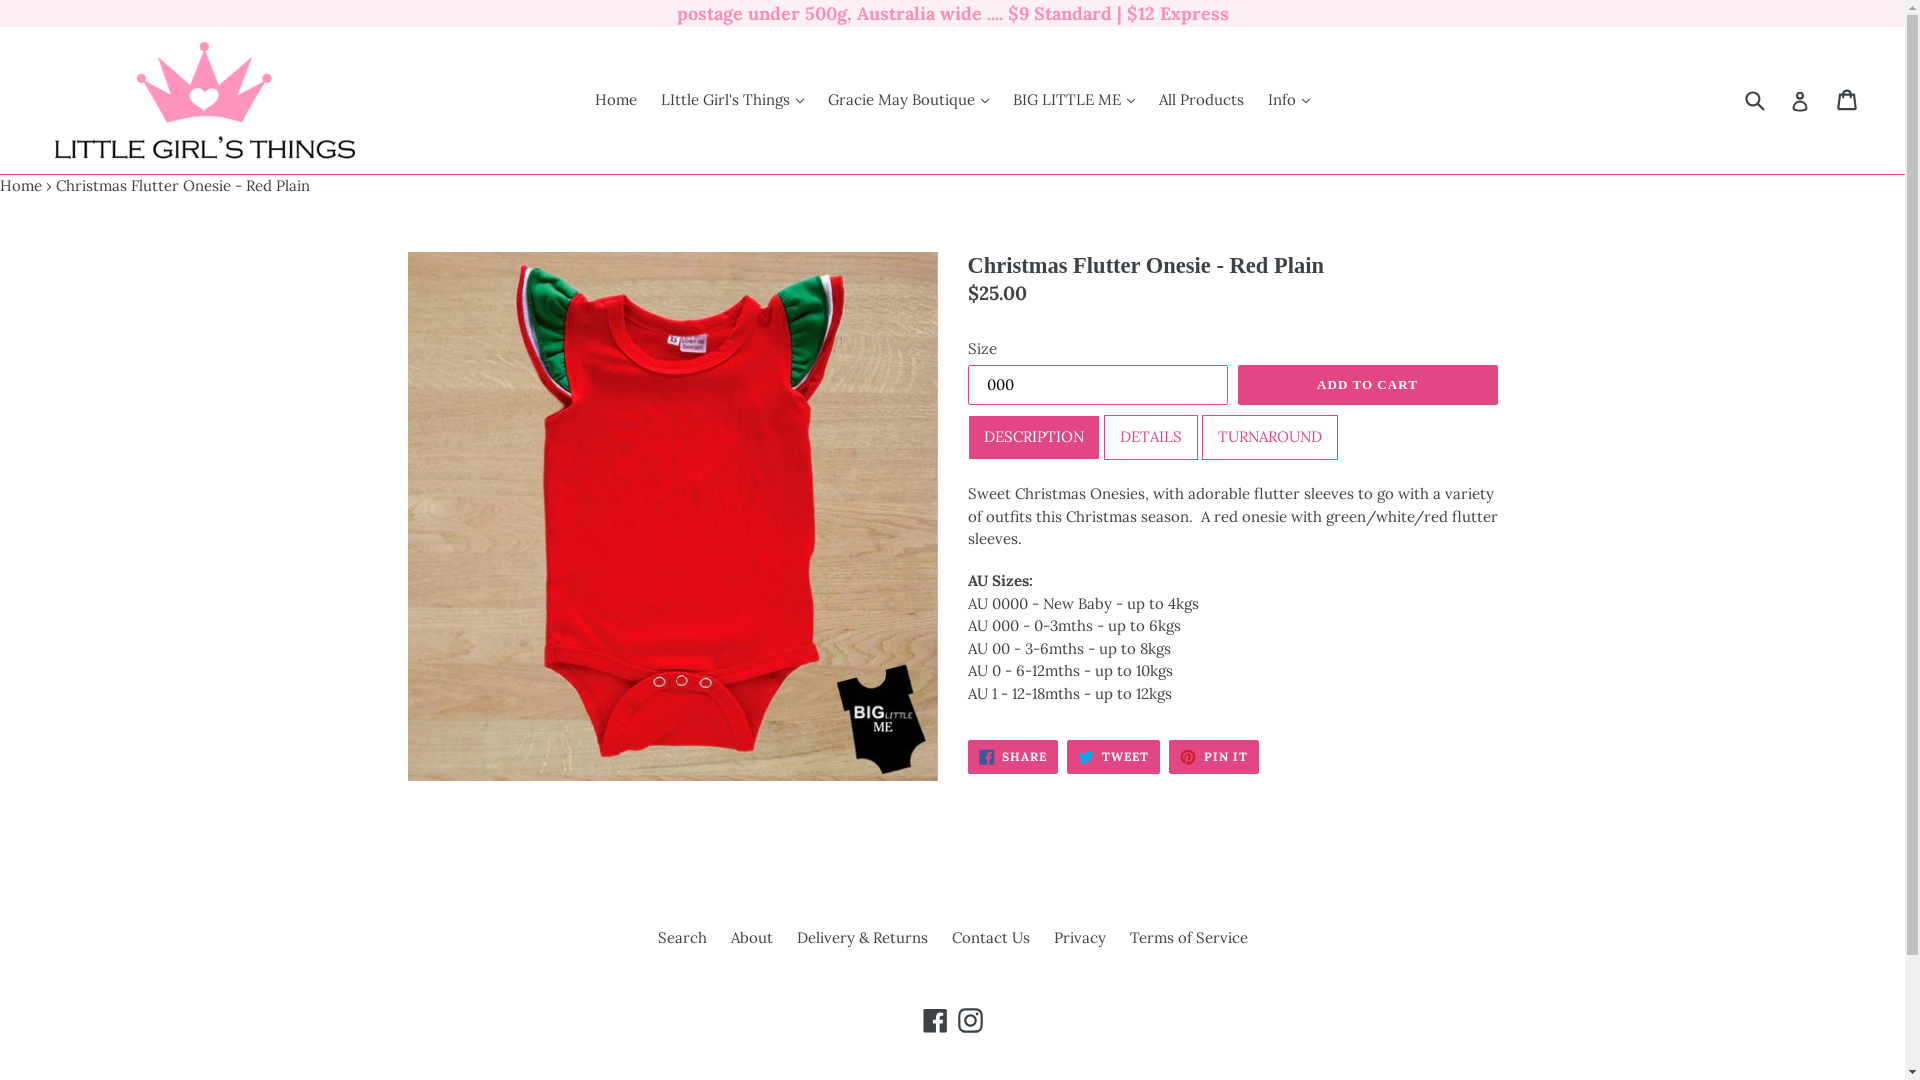 Image resolution: width=1920 pixels, height=1080 pixels. Describe the element at coordinates (1790, 100) in the screenshot. I see `'Log in'` at that location.